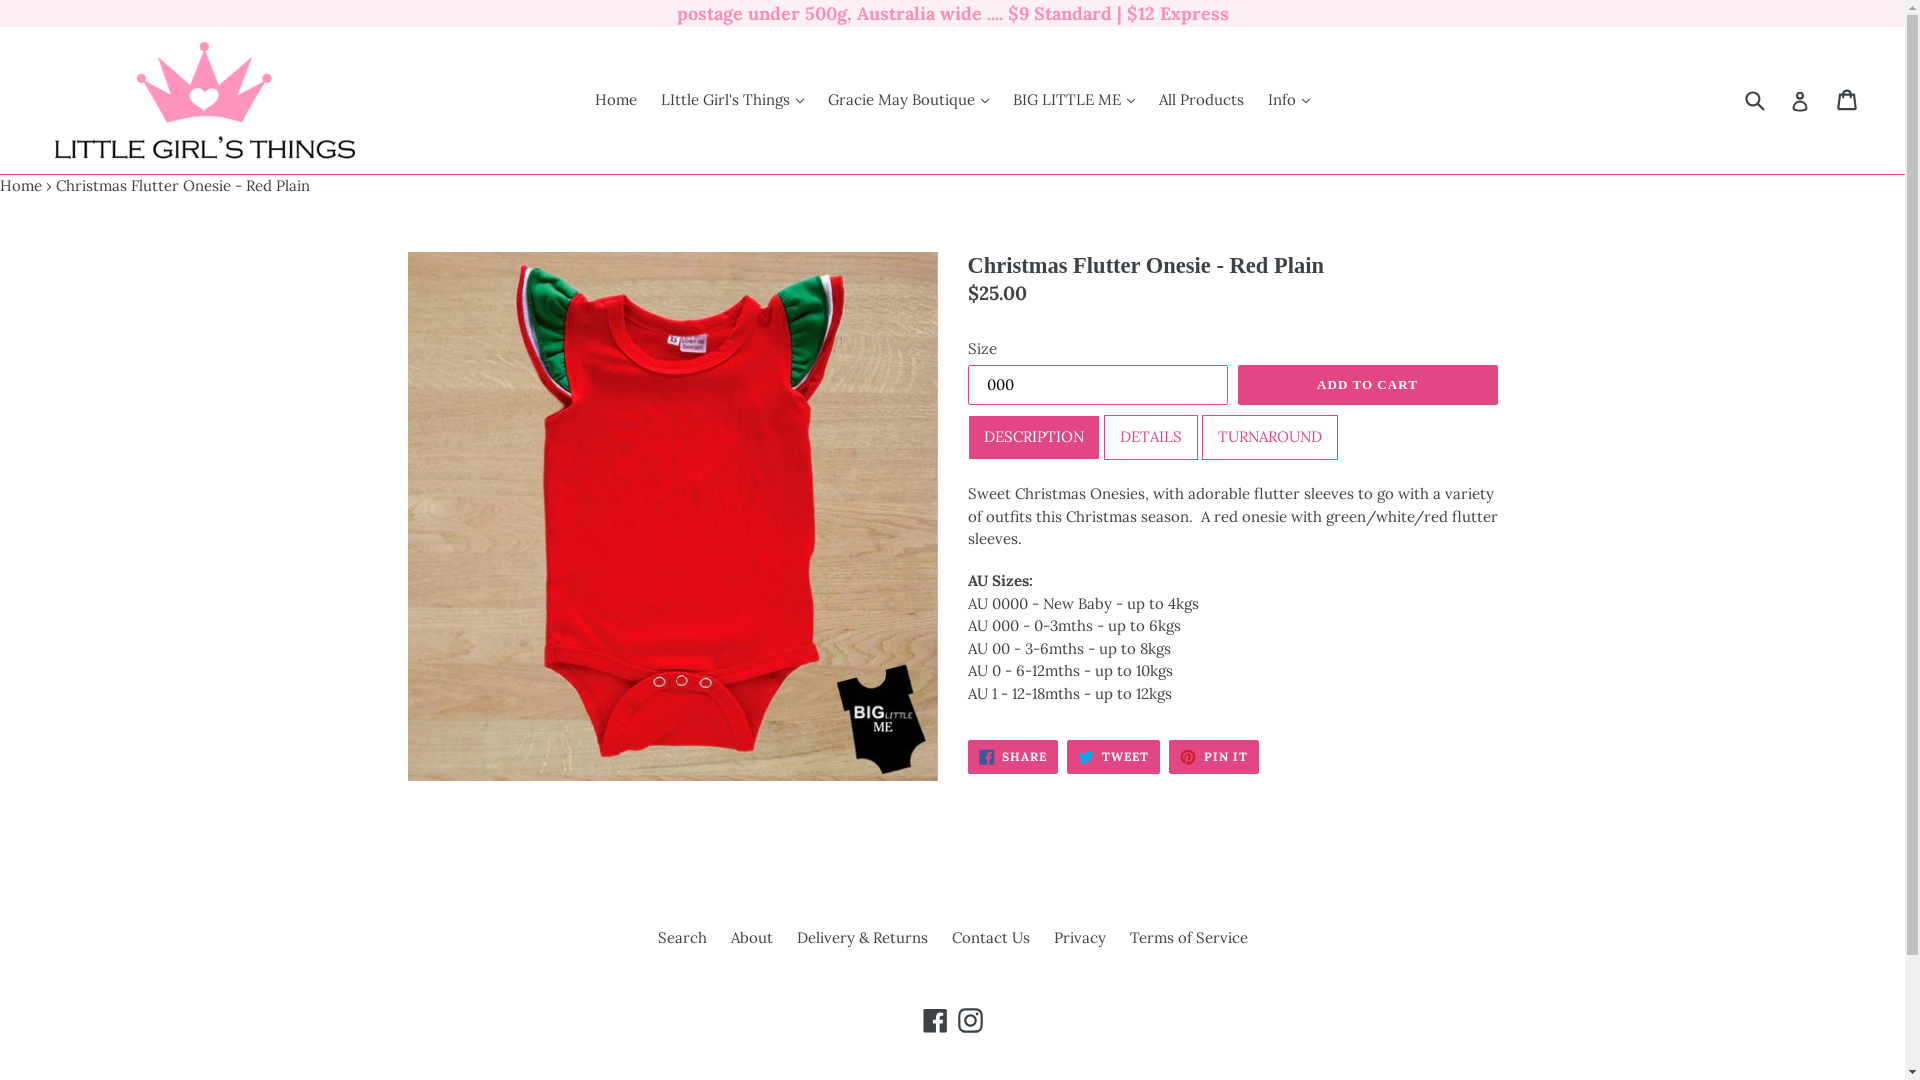 Image resolution: width=1920 pixels, height=1080 pixels. Describe the element at coordinates (1790, 100) in the screenshot. I see `'Log in'` at that location.